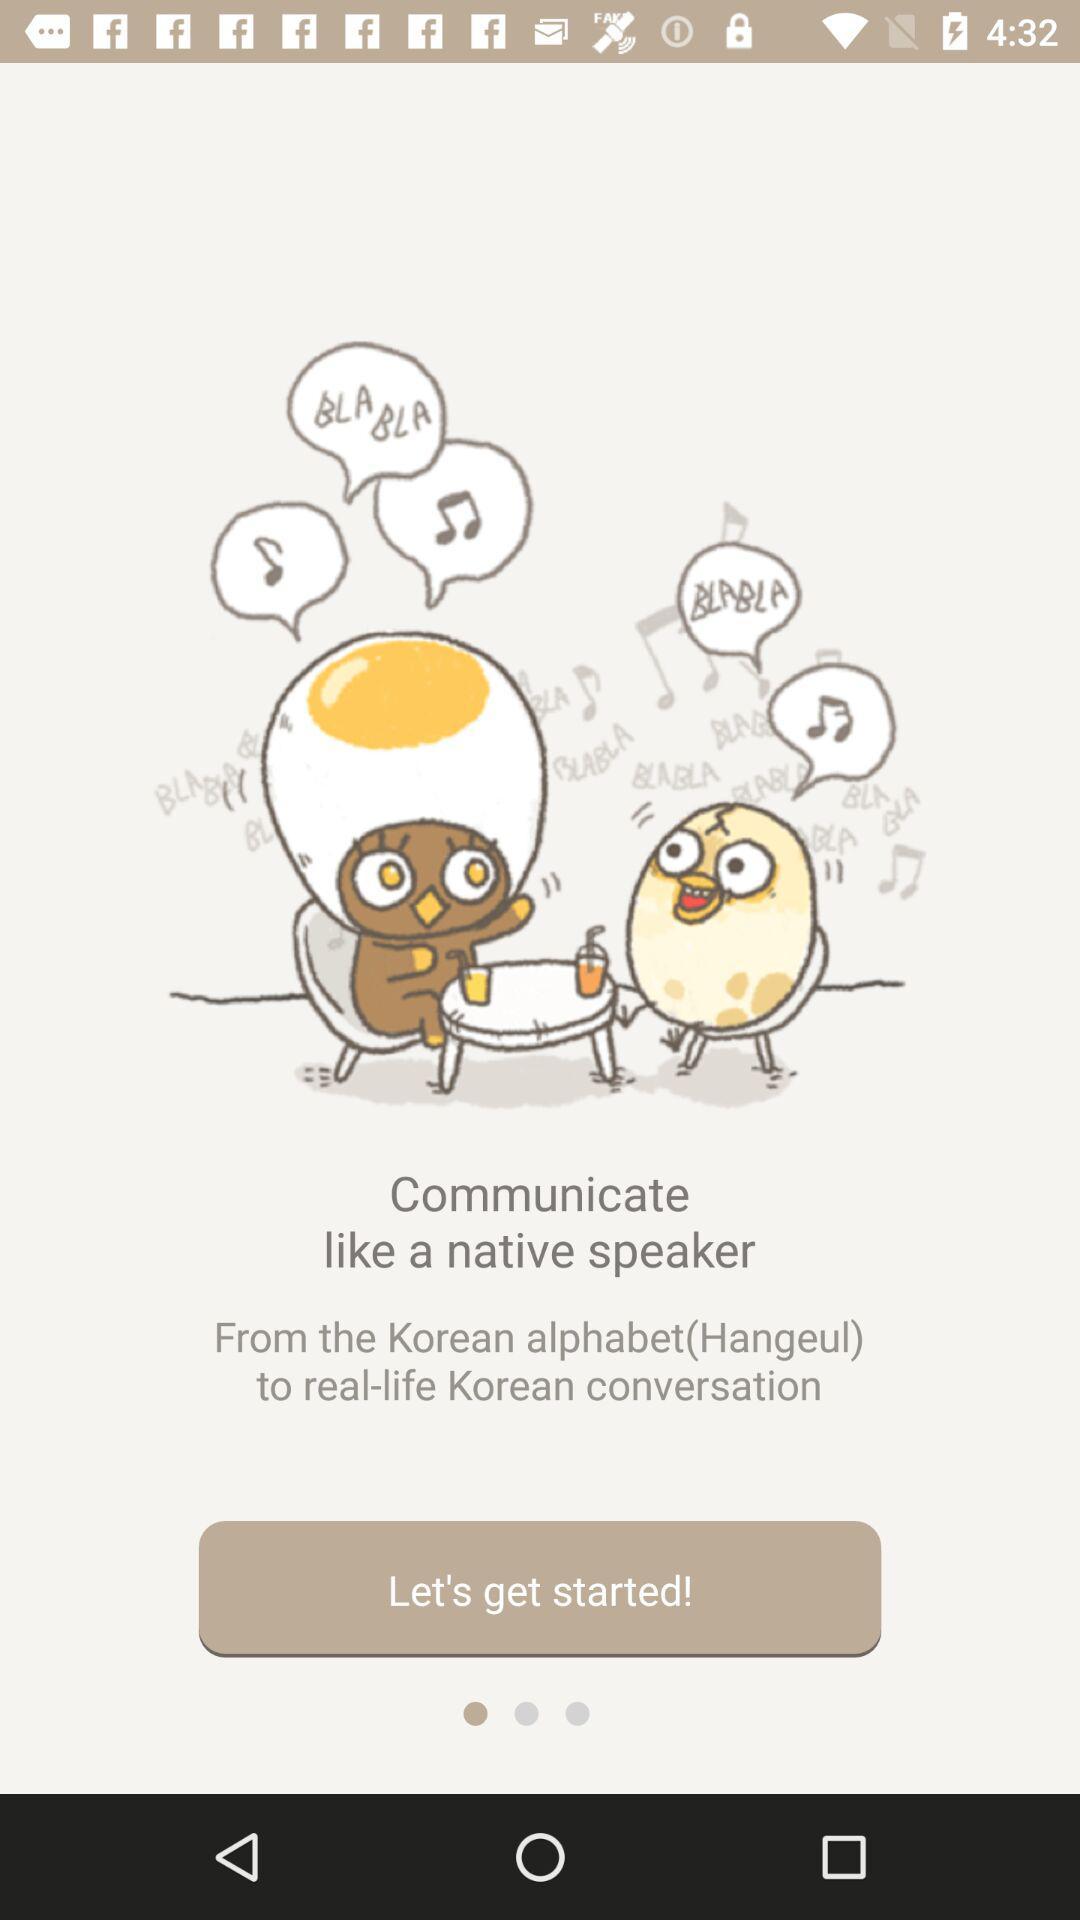  I want to click on the let s get button, so click(540, 1588).